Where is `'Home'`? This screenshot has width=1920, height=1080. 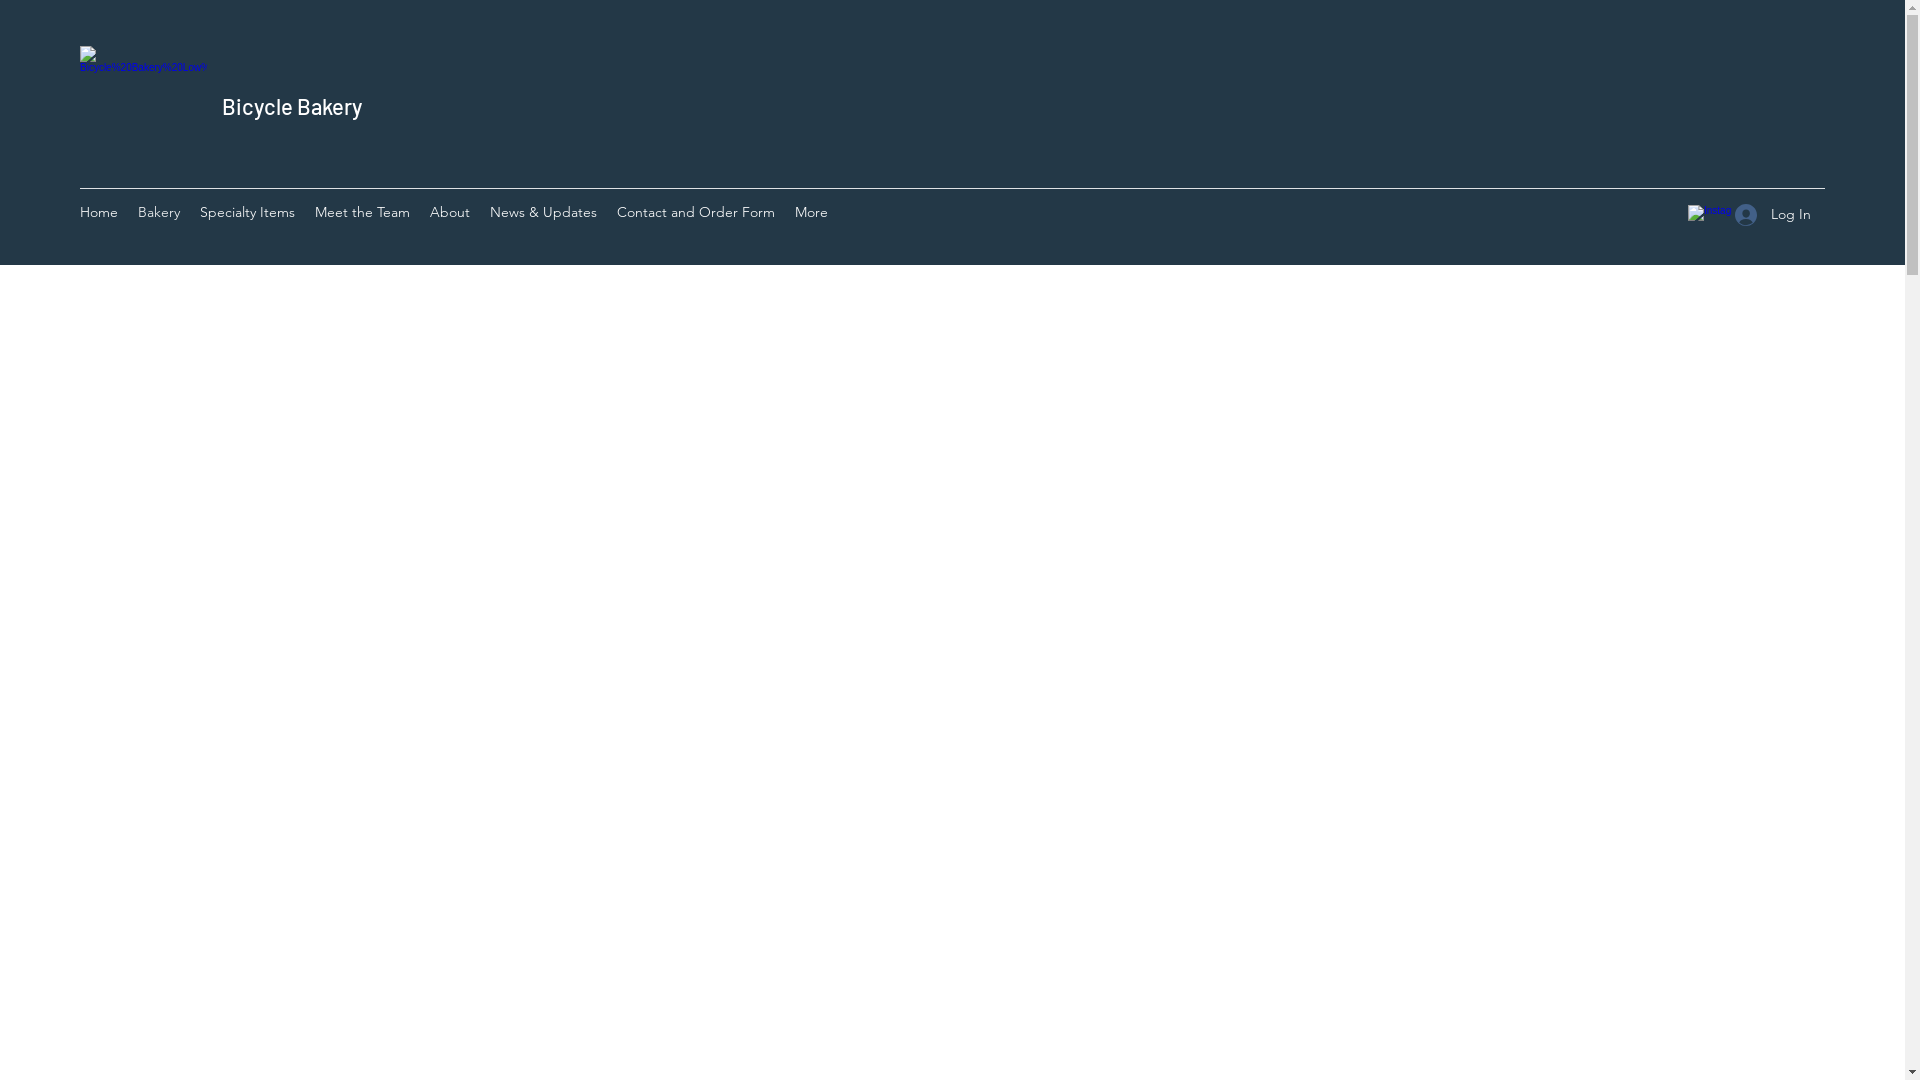
'Home' is located at coordinates (98, 215).